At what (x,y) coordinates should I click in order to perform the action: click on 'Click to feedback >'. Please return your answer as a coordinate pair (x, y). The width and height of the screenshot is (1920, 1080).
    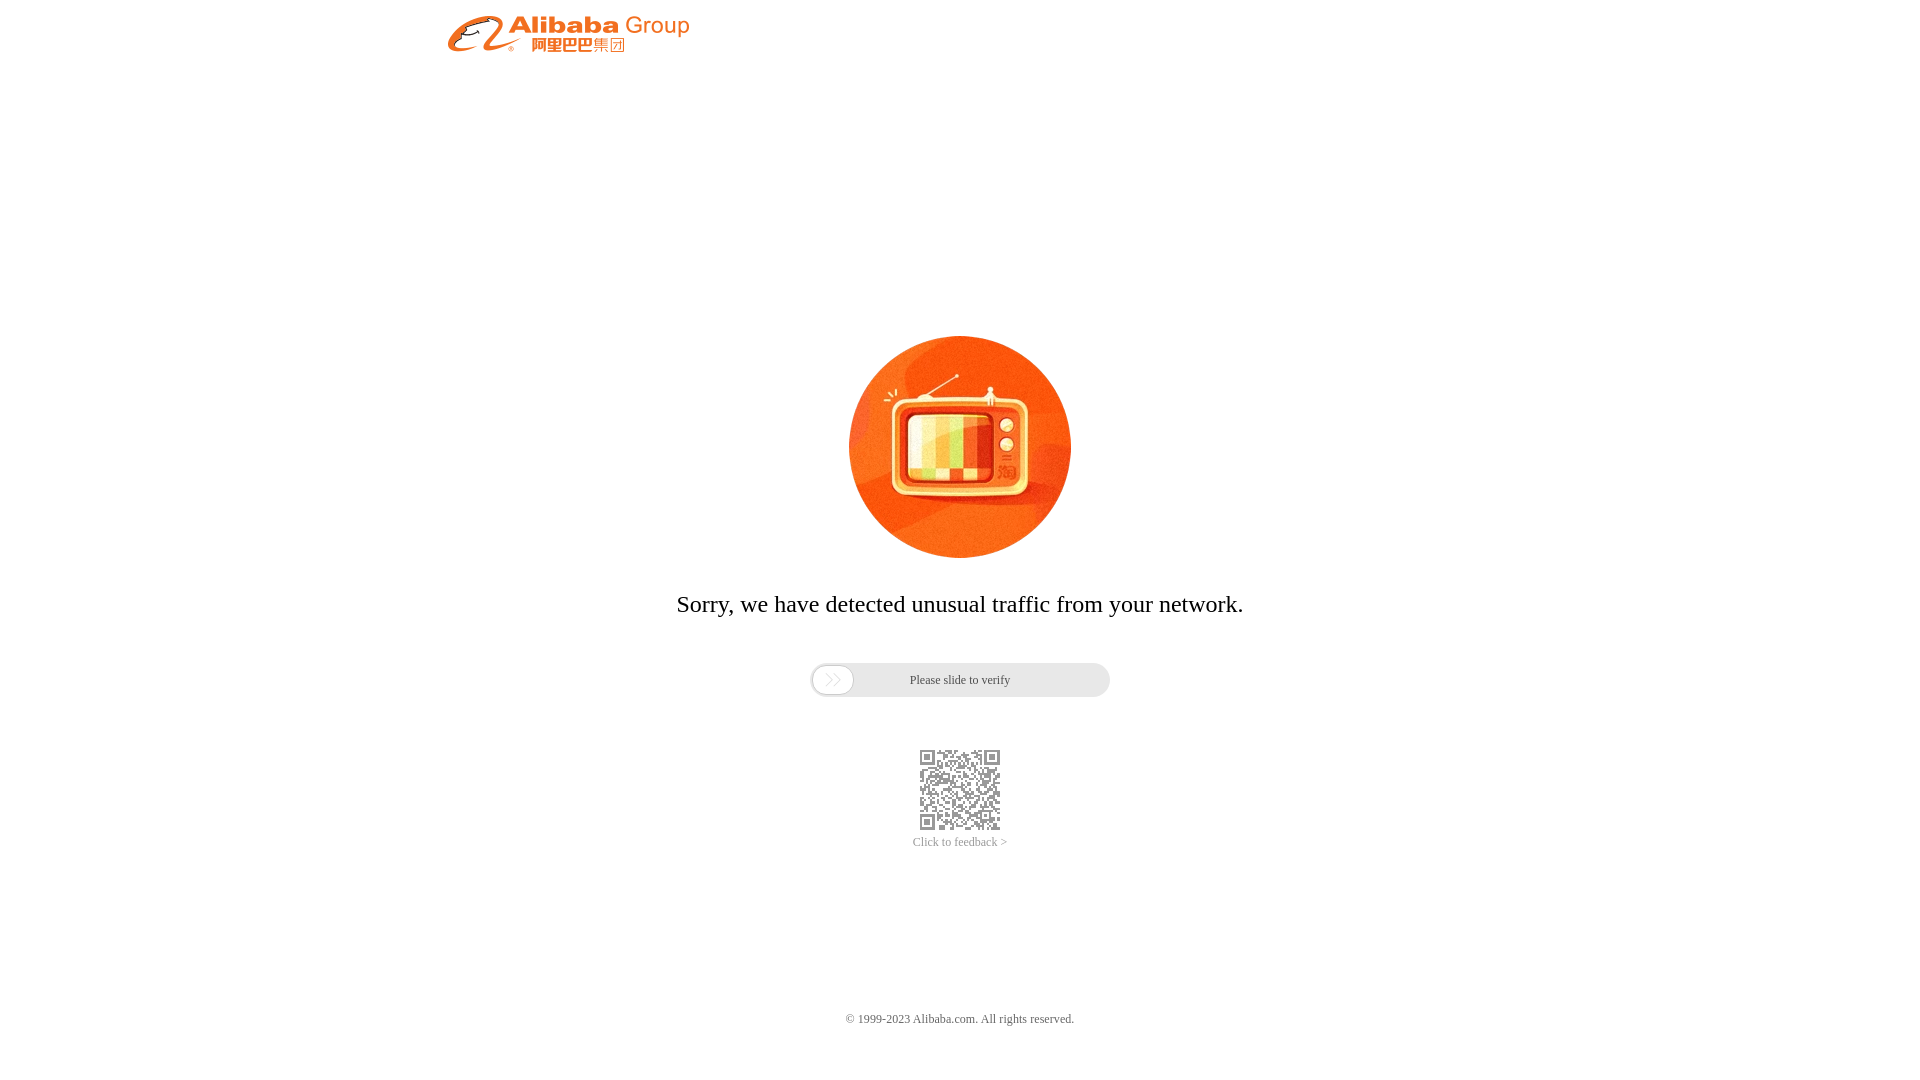
    Looking at the image, I should click on (911, 842).